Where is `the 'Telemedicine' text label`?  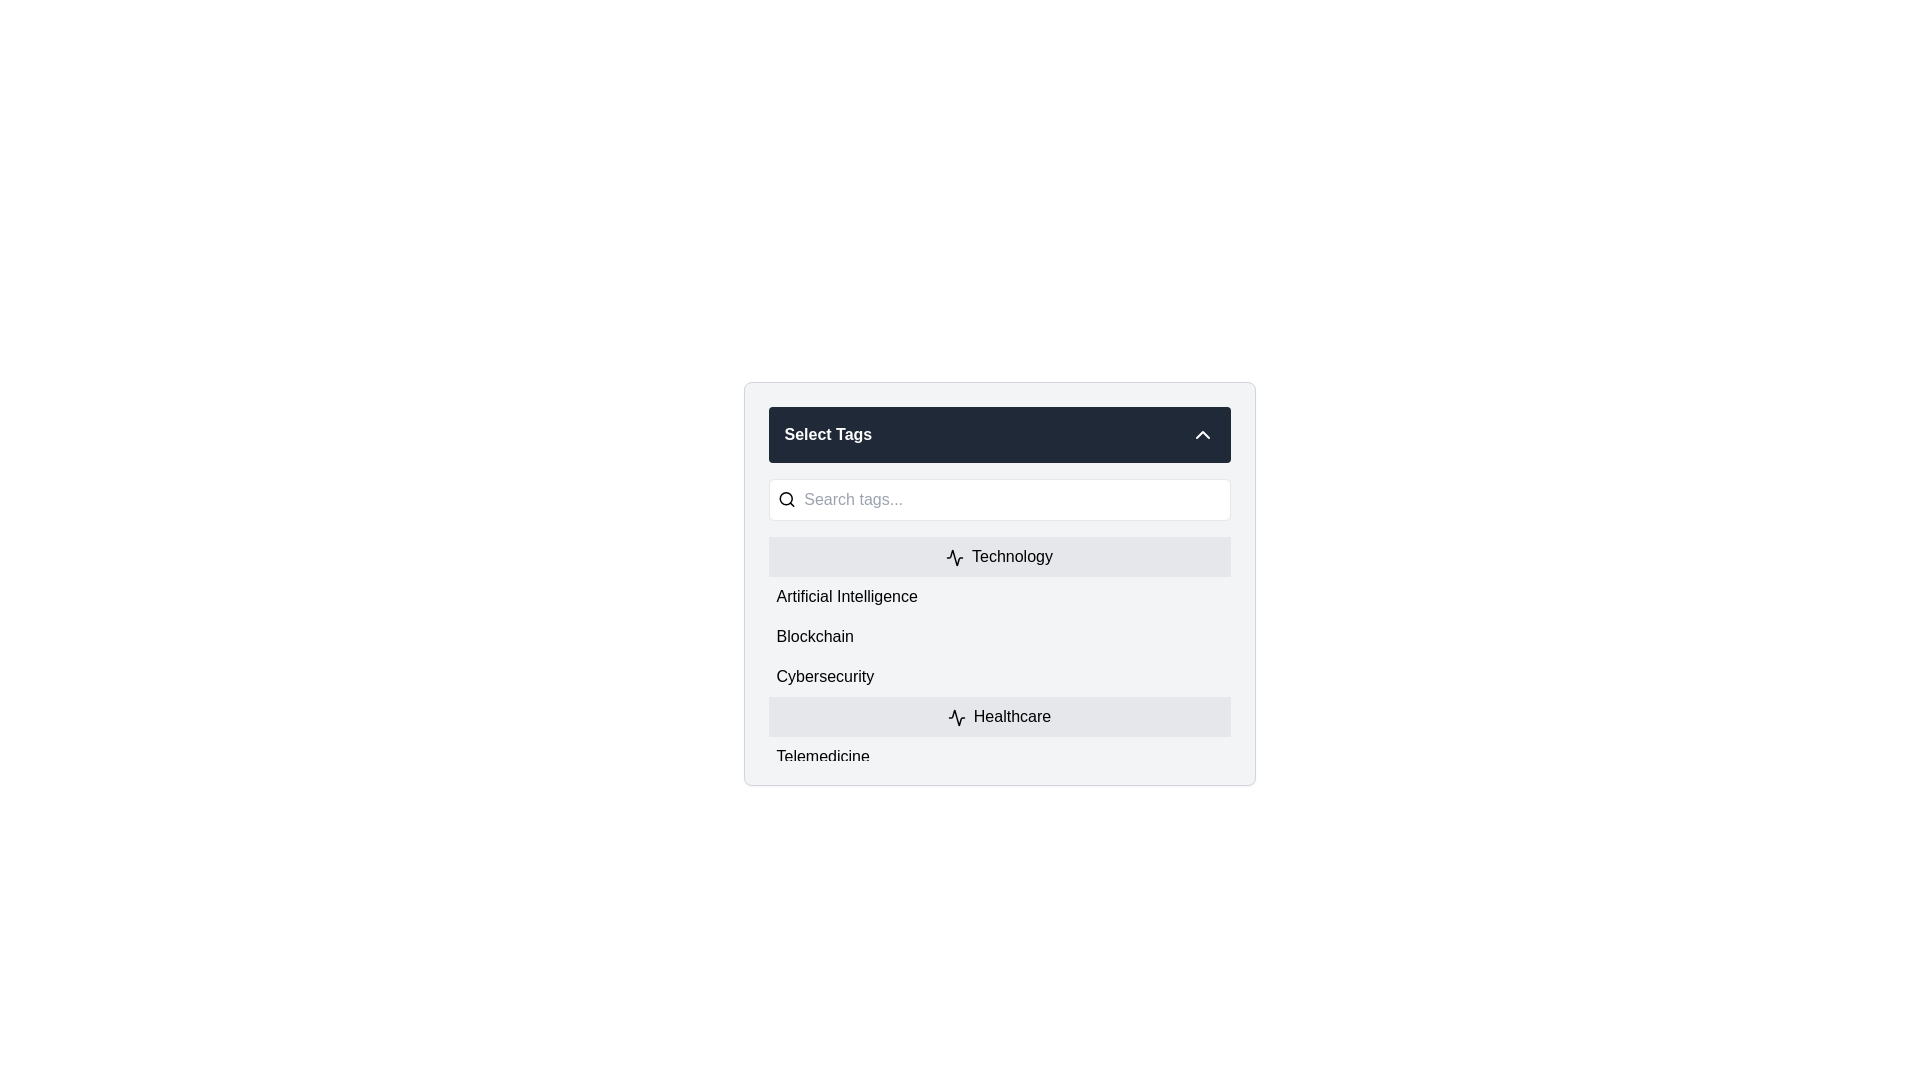
the 'Telemedicine' text label is located at coordinates (823, 756).